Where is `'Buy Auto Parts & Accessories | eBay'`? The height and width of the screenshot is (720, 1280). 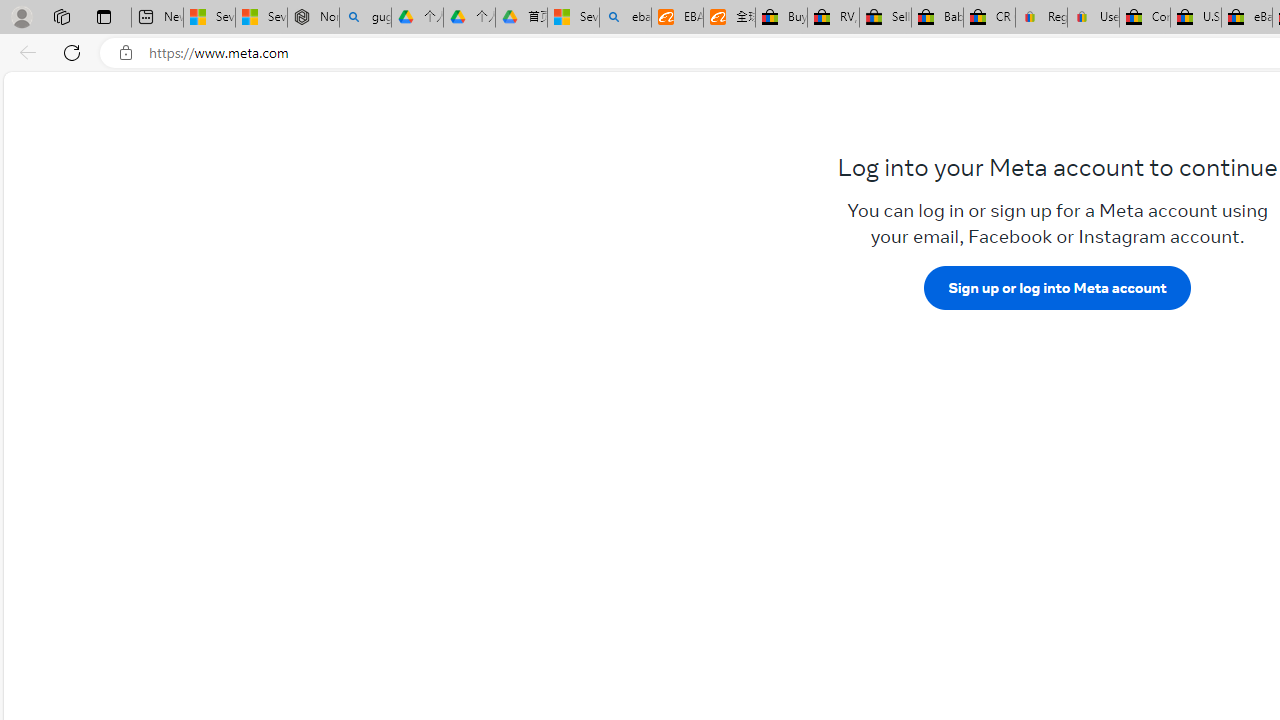
'Buy Auto Parts & Accessories | eBay' is located at coordinates (781, 17).